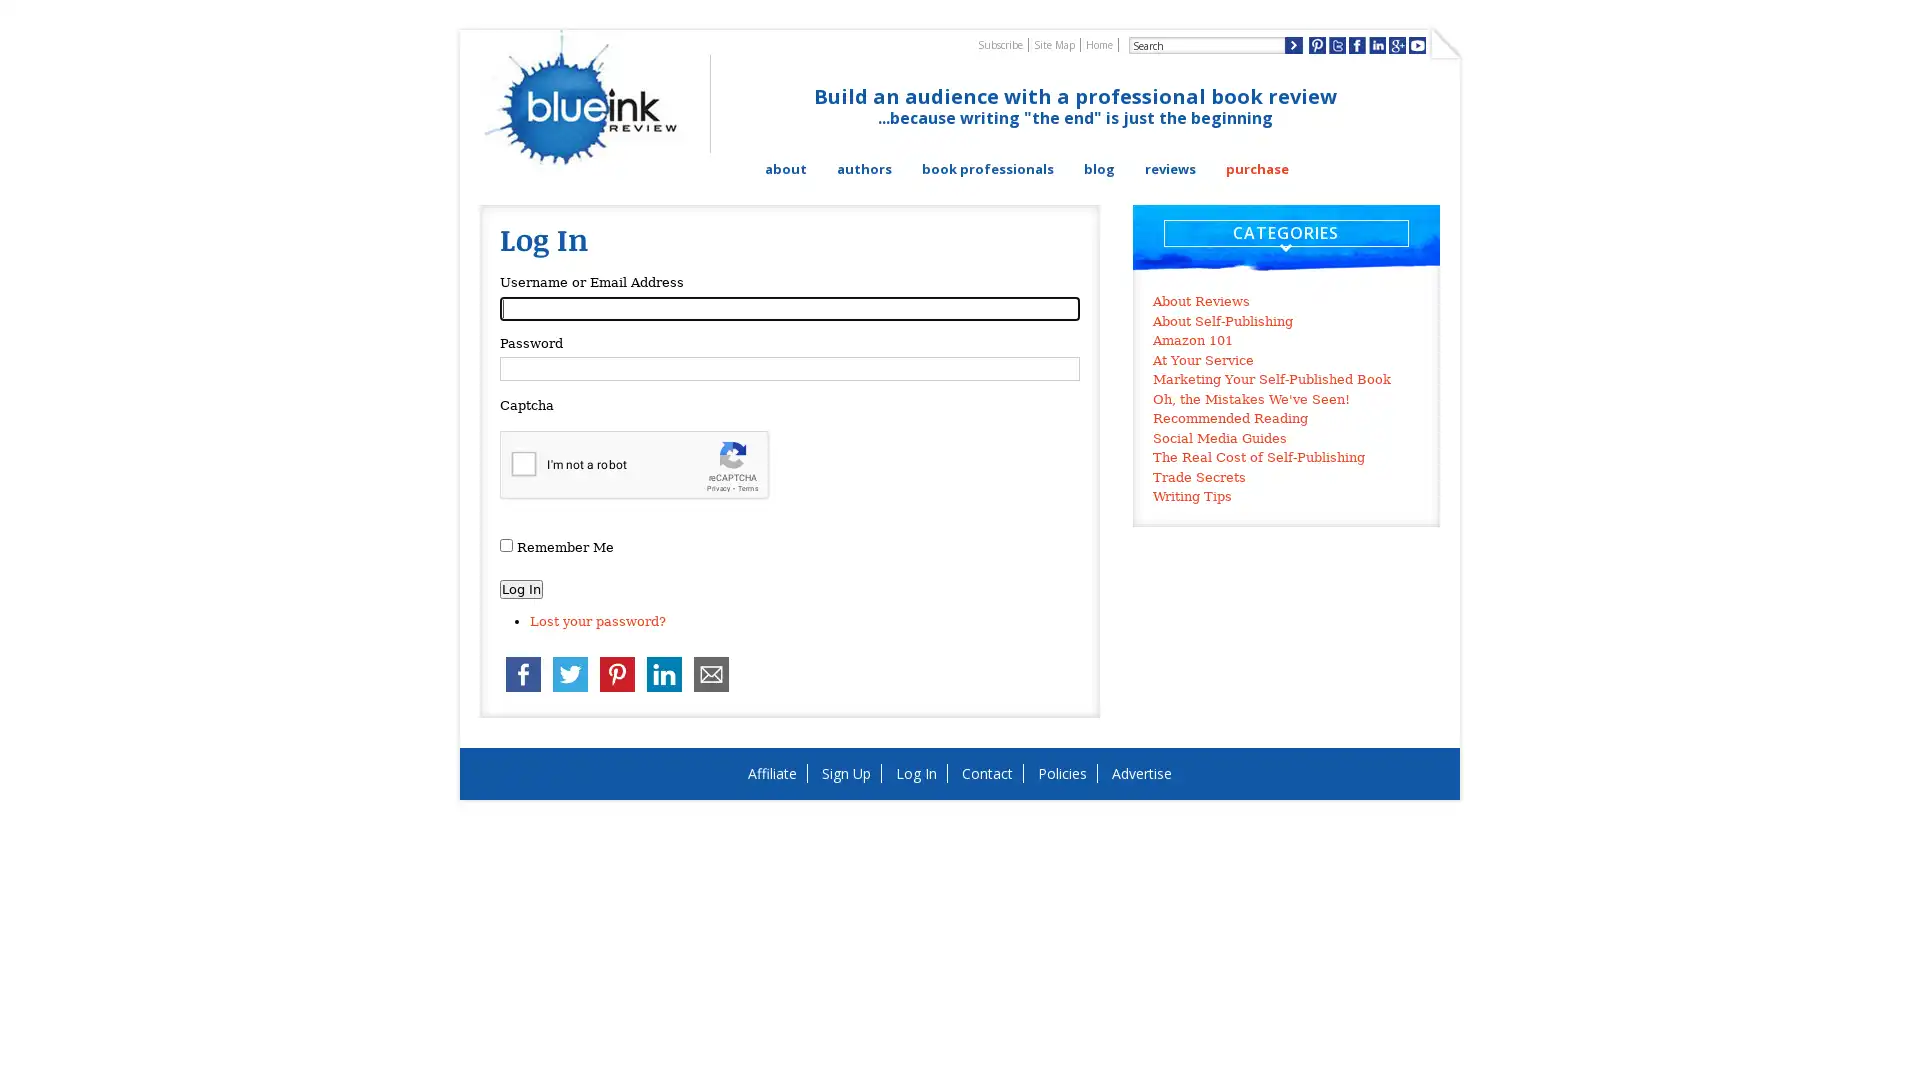  Describe the element at coordinates (521, 587) in the screenshot. I see `Log In` at that location.